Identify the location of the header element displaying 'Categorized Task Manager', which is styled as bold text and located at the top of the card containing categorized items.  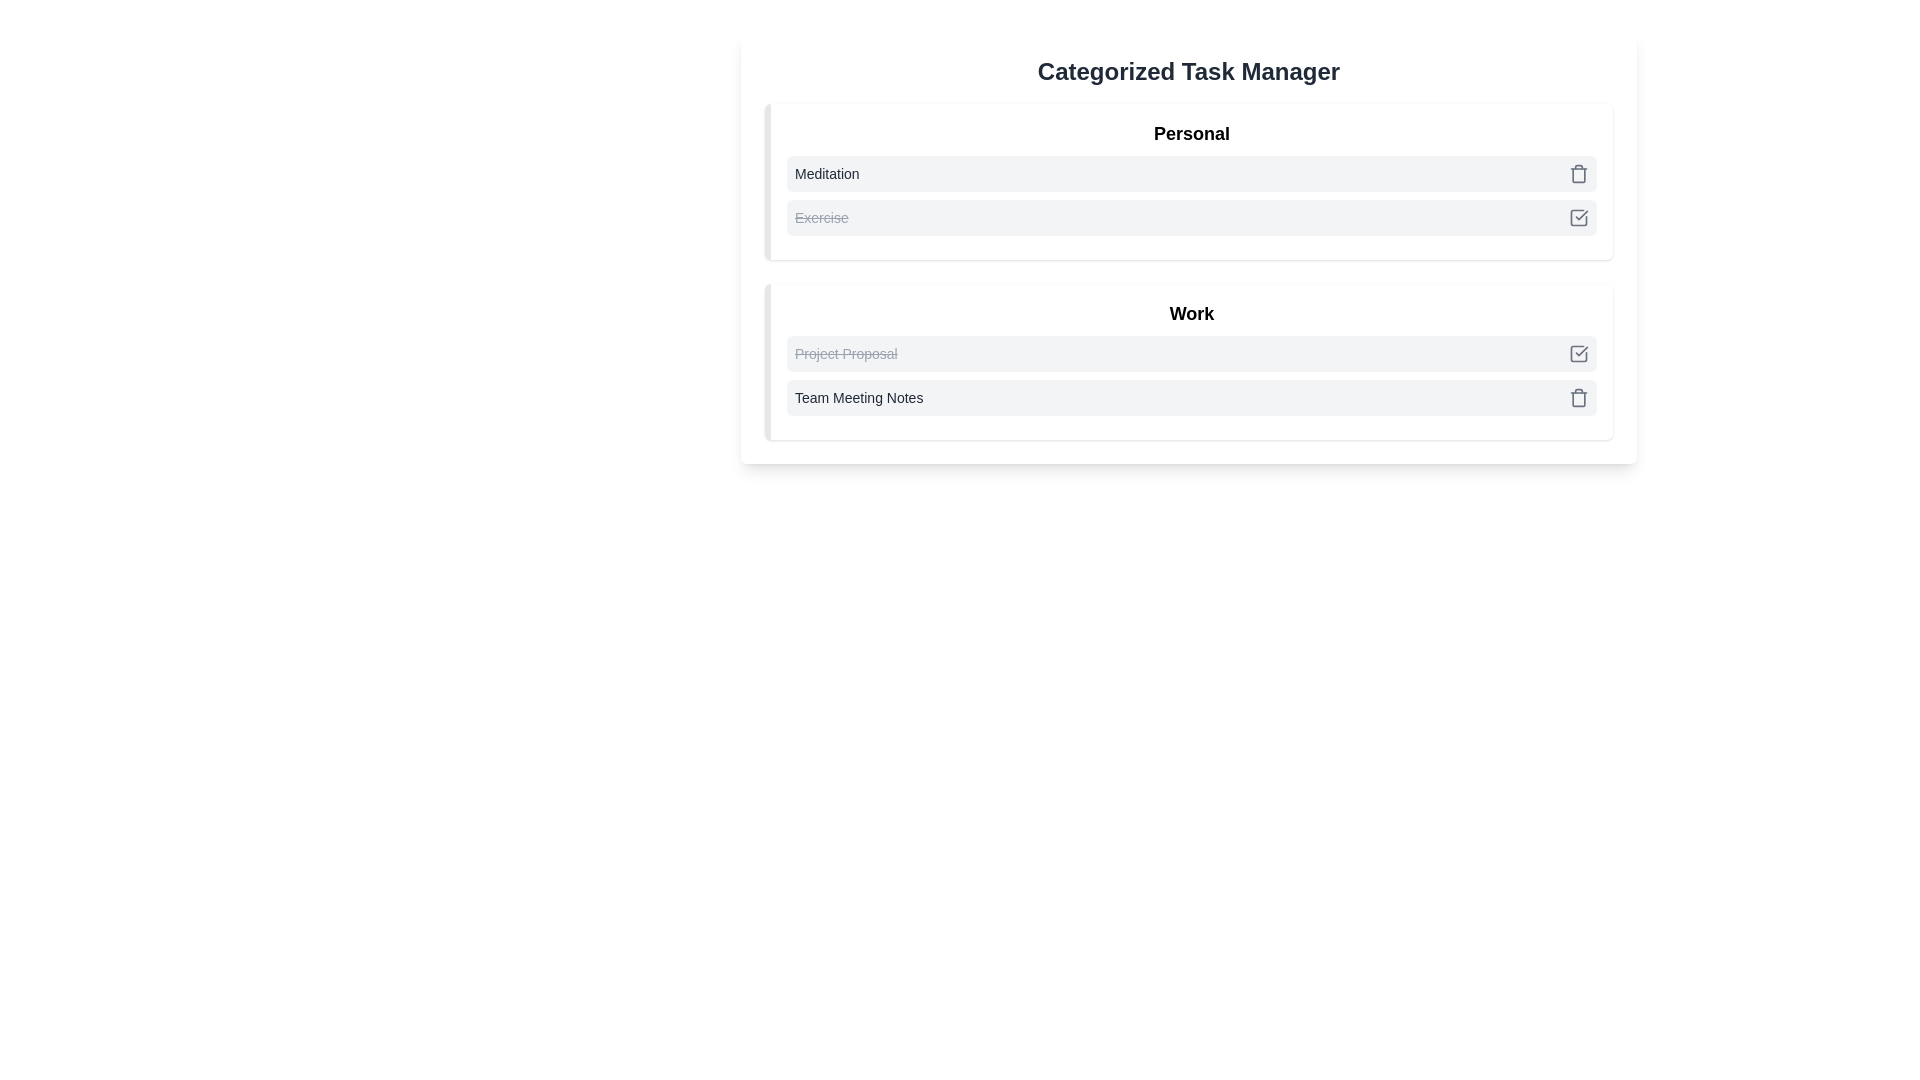
(1189, 71).